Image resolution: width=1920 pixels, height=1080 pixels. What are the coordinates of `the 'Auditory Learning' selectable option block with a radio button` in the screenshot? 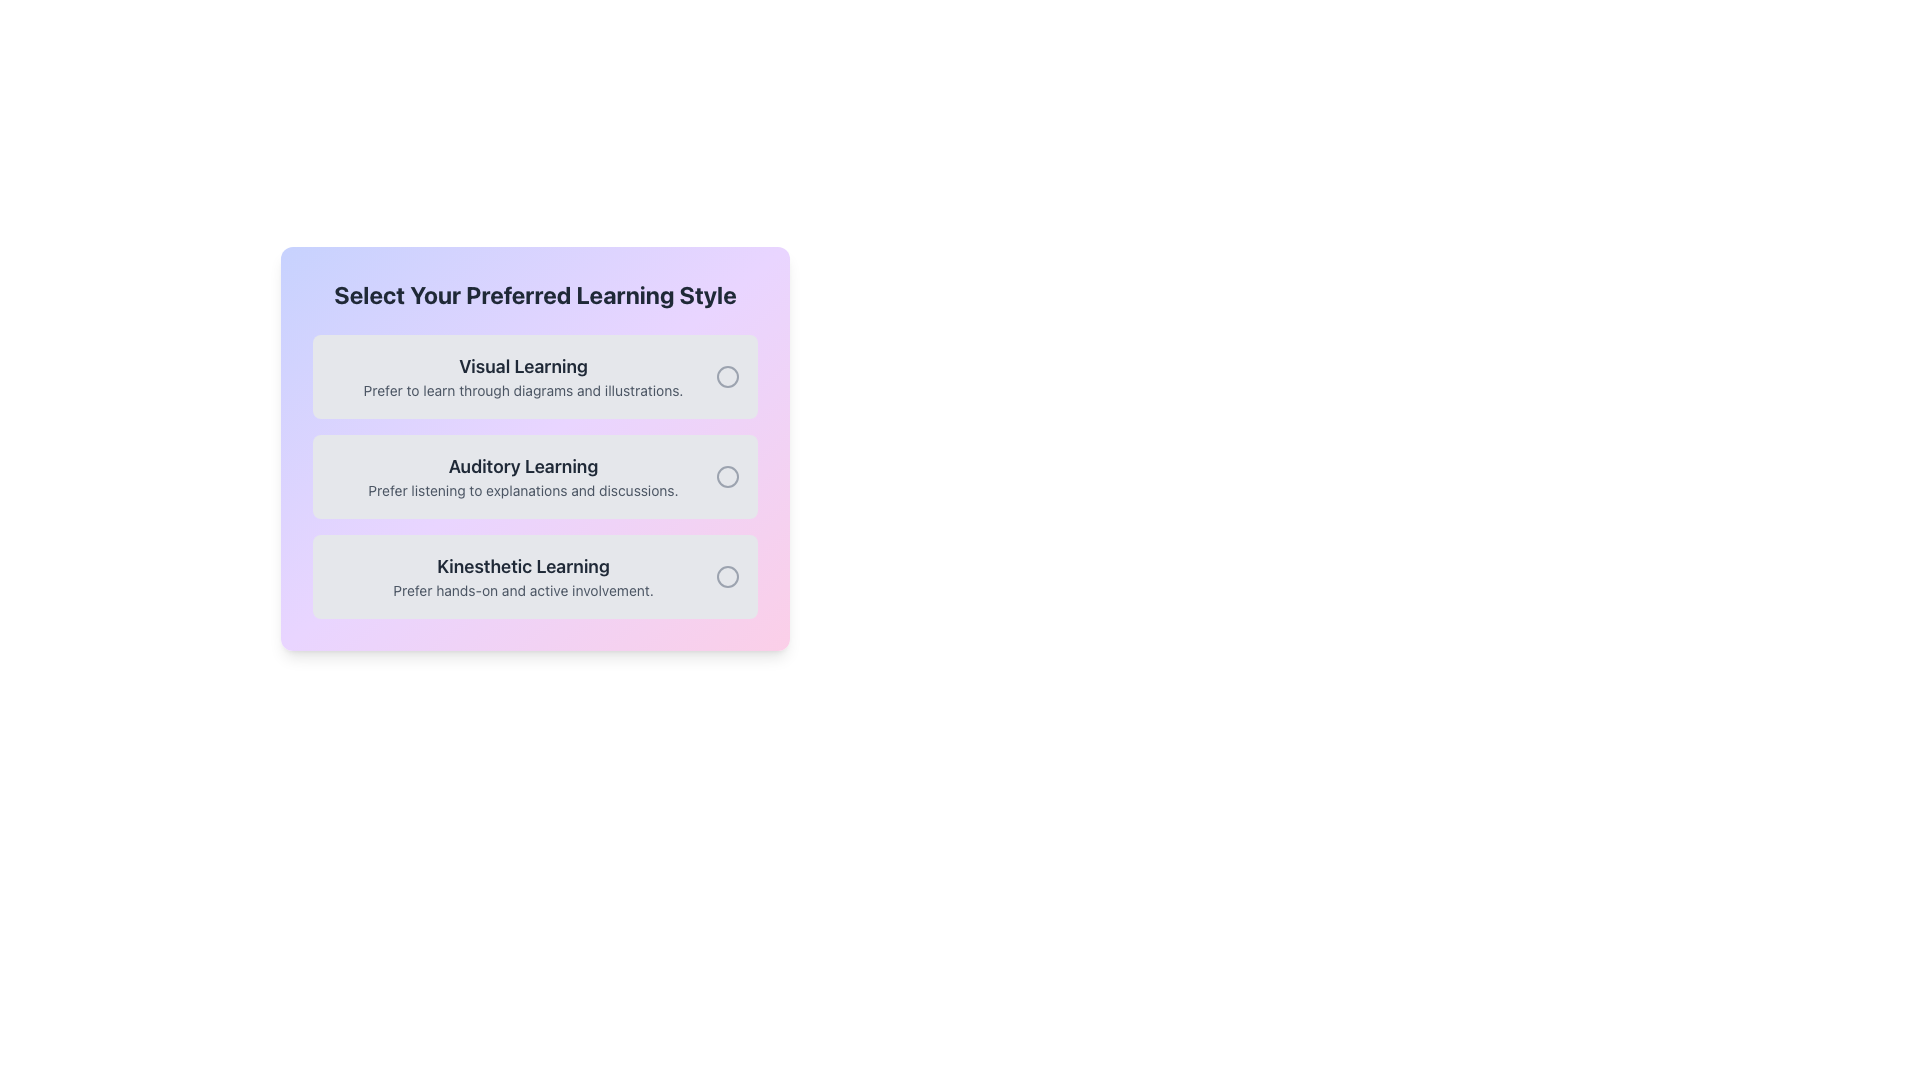 It's located at (535, 477).